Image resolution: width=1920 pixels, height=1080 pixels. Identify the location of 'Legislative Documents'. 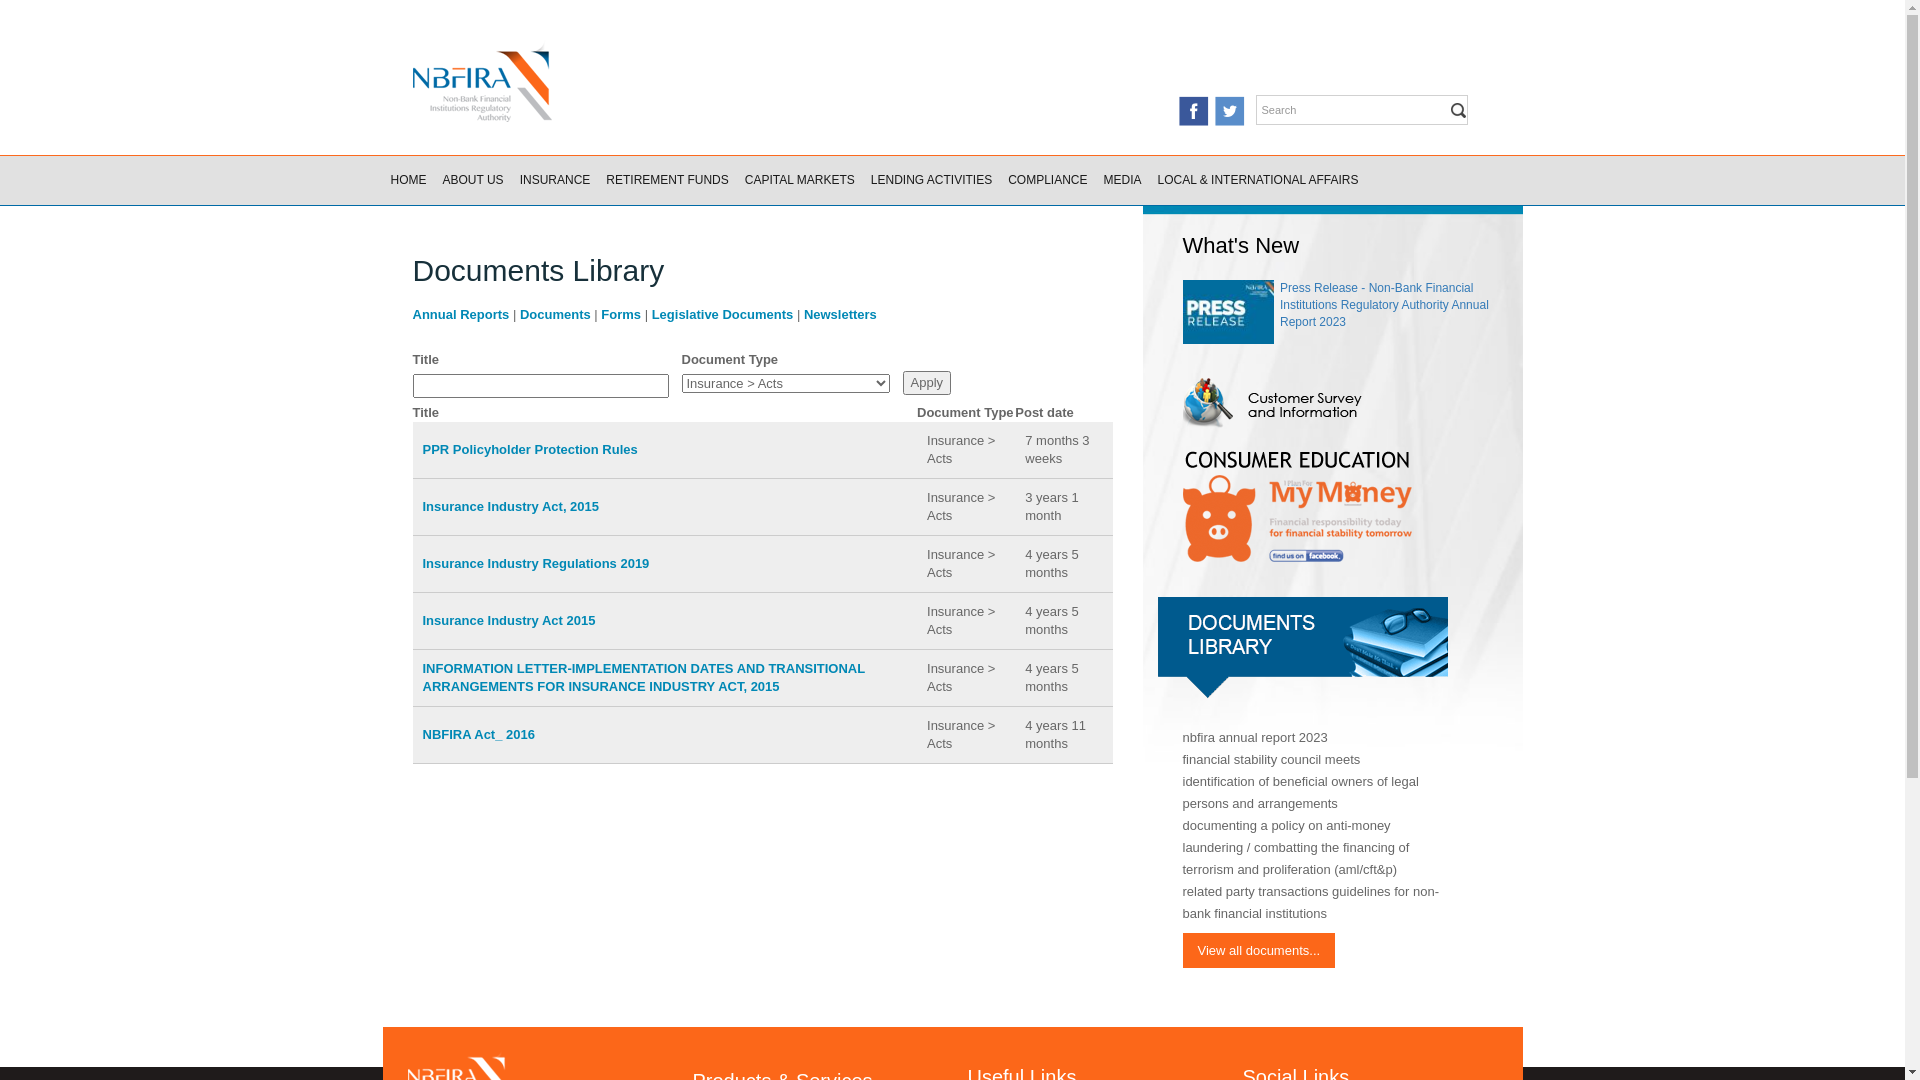
(722, 314).